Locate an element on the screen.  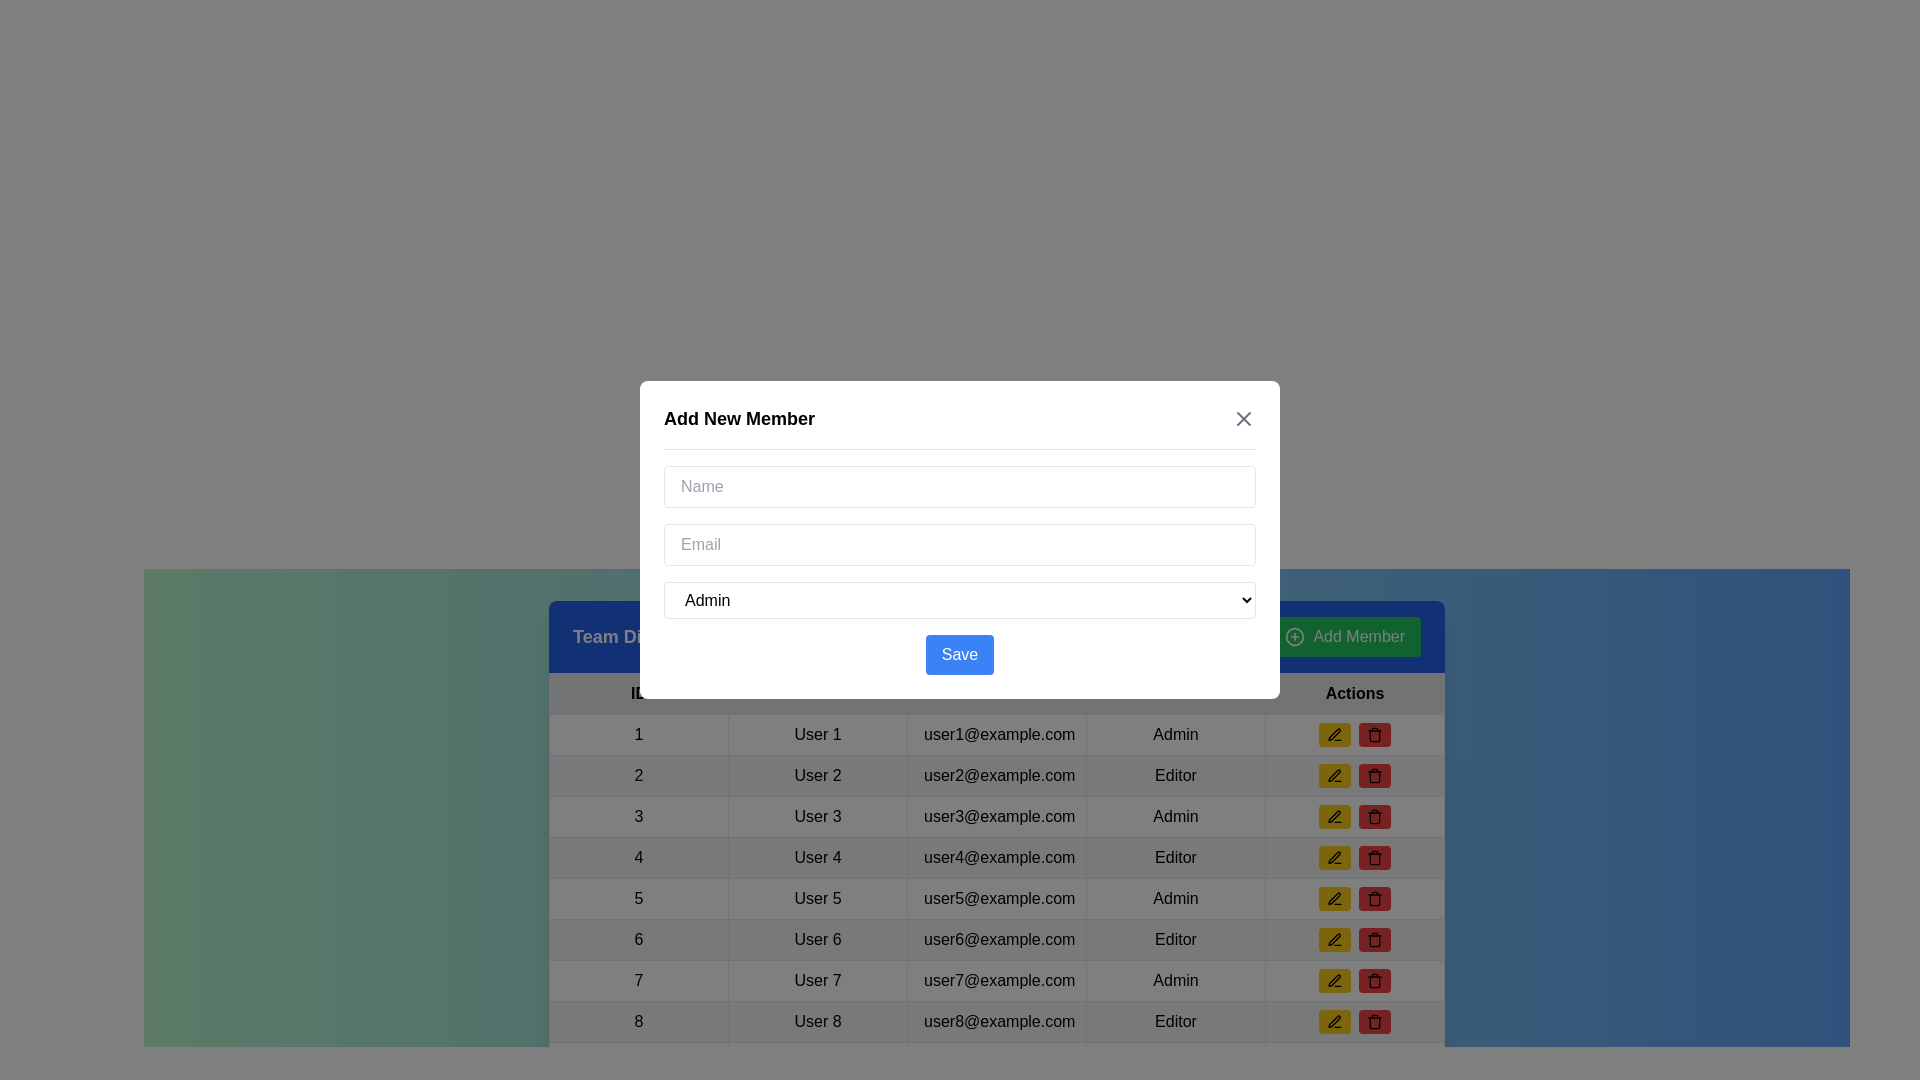
the 'Add New Team Member' button located in the top-right corner of the blue header section titled 'Team Directory' is located at coordinates (1345, 636).